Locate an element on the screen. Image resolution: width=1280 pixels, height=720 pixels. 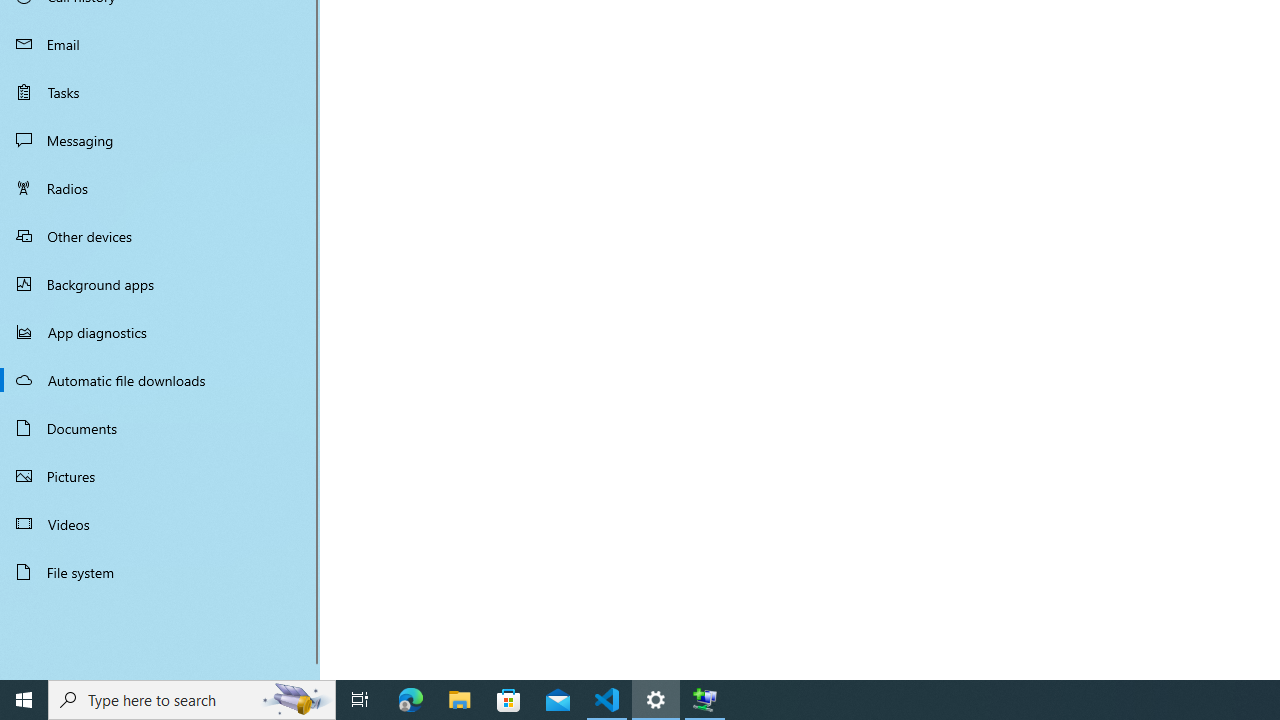
'File system' is located at coordinates (160, 572).